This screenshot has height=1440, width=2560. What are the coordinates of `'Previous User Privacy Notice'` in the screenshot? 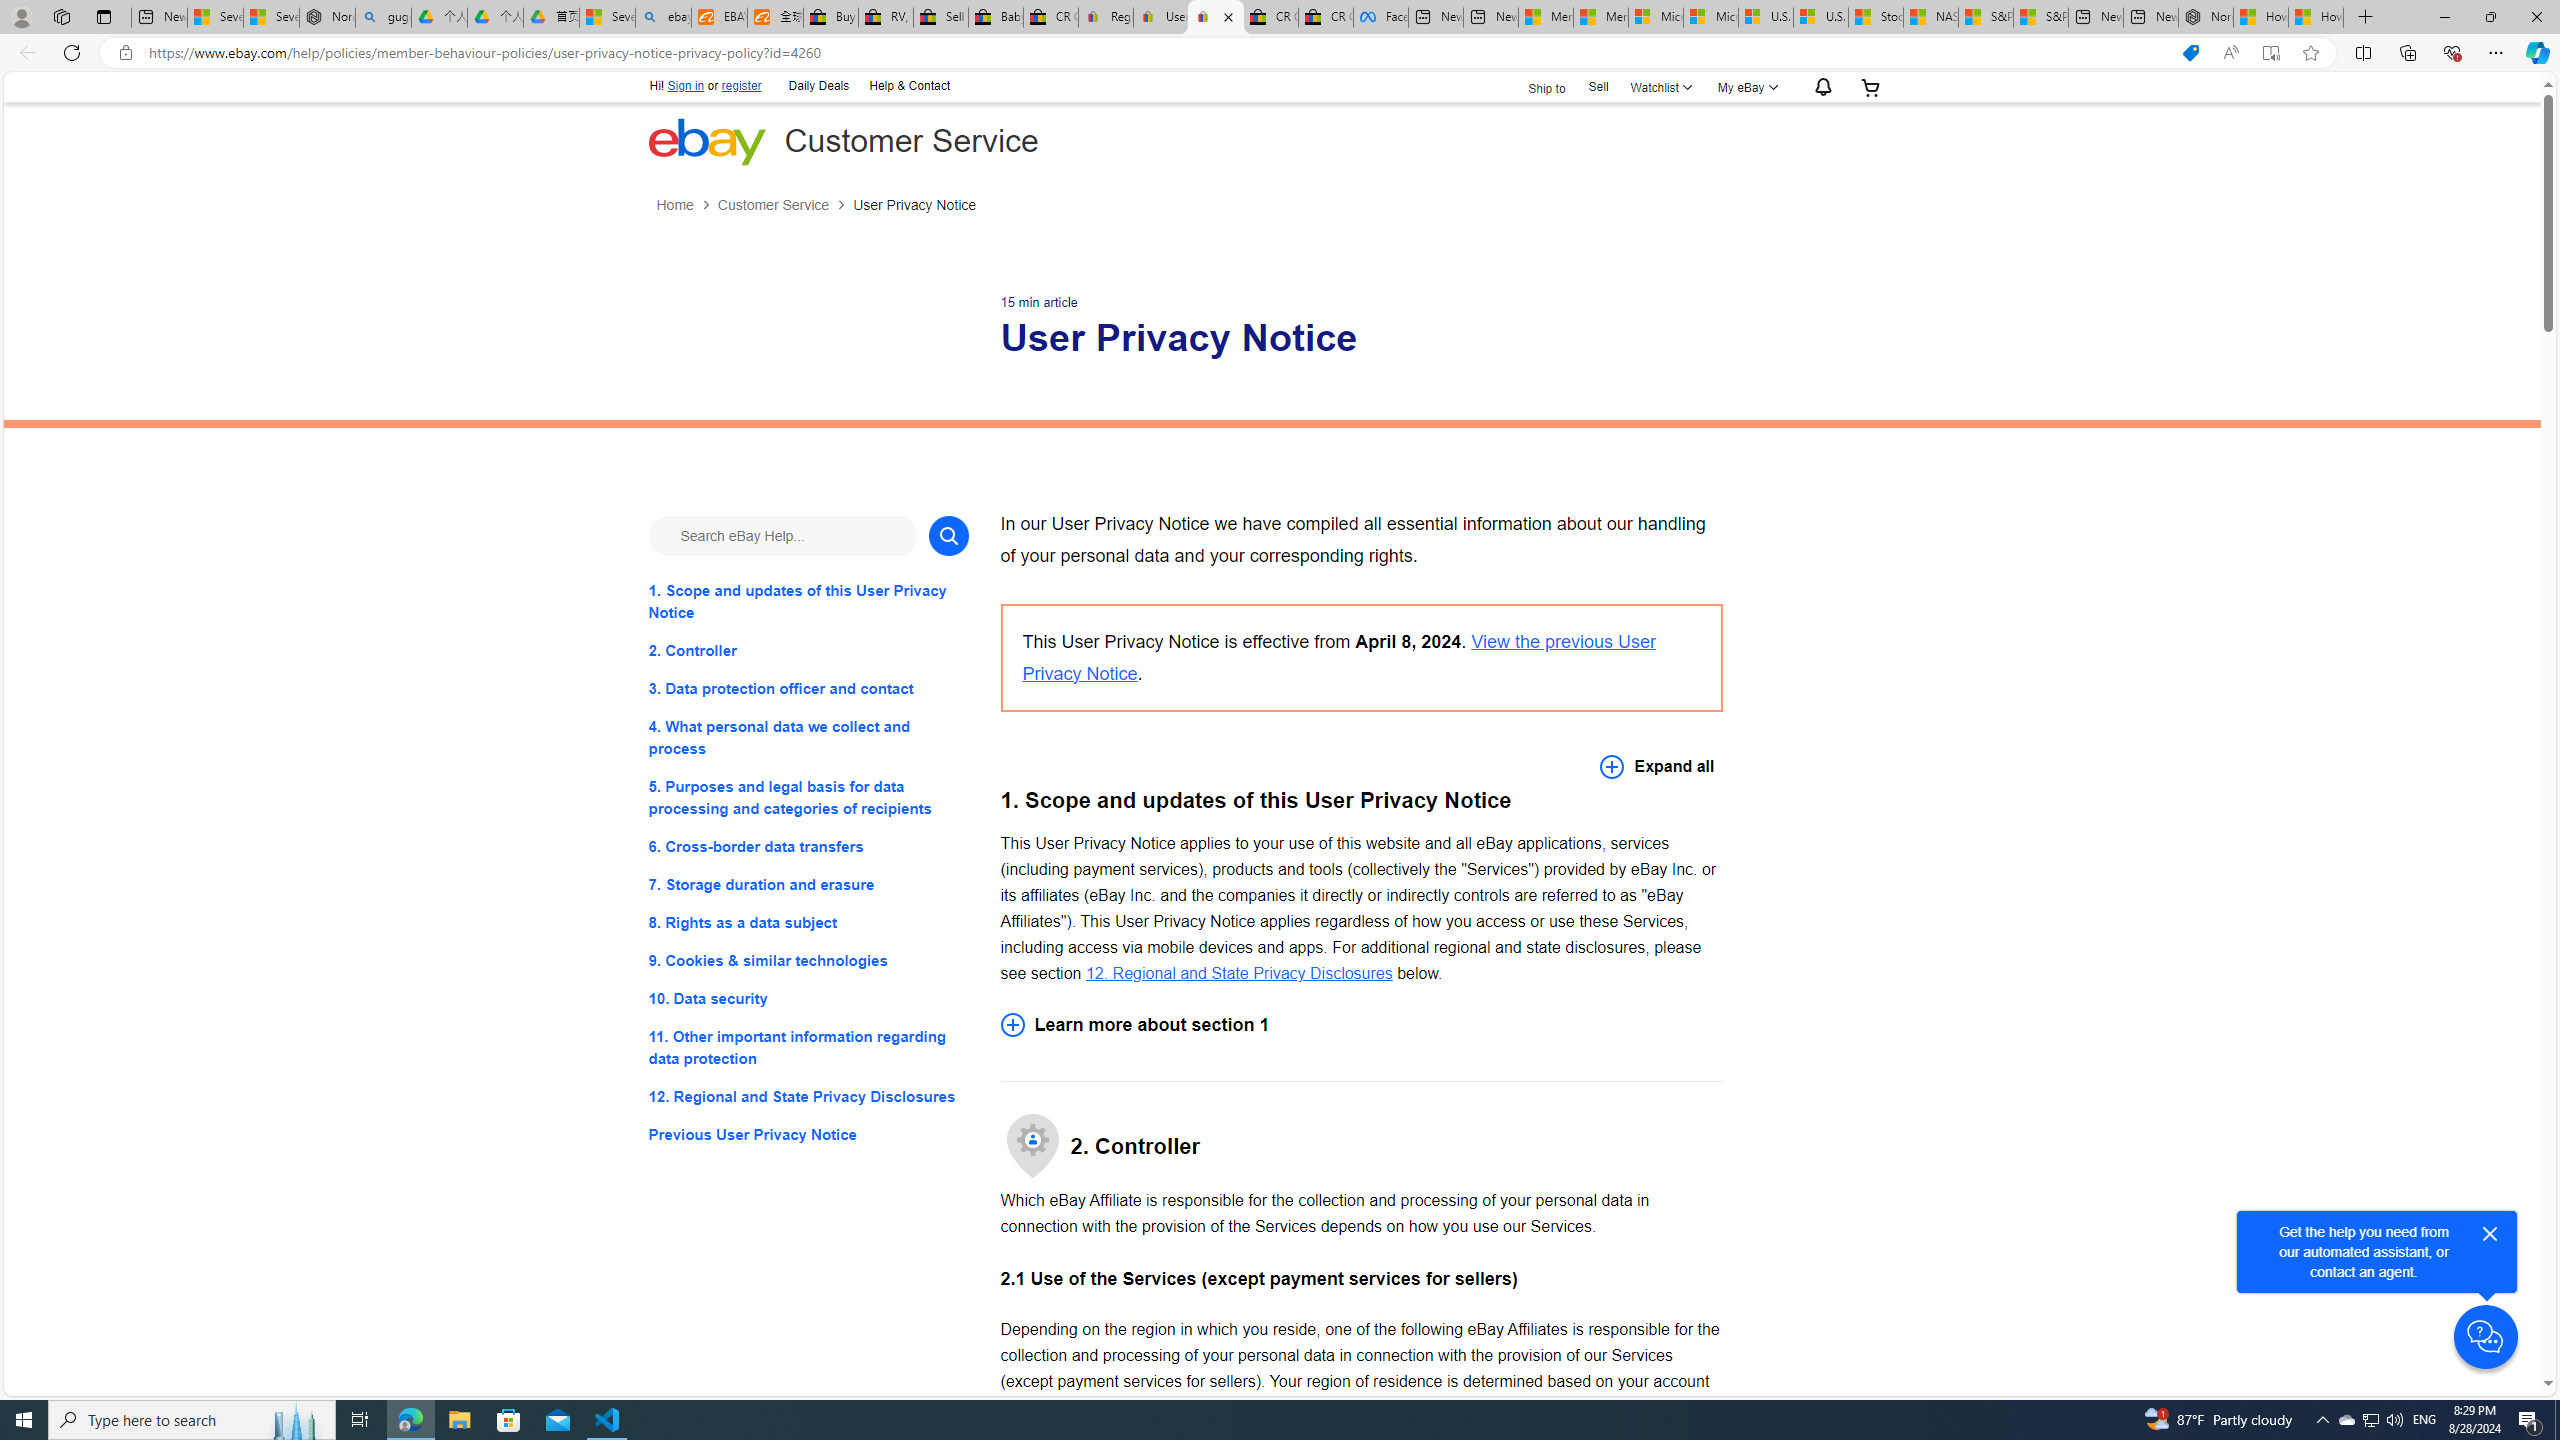 It's located at (807, 1135).